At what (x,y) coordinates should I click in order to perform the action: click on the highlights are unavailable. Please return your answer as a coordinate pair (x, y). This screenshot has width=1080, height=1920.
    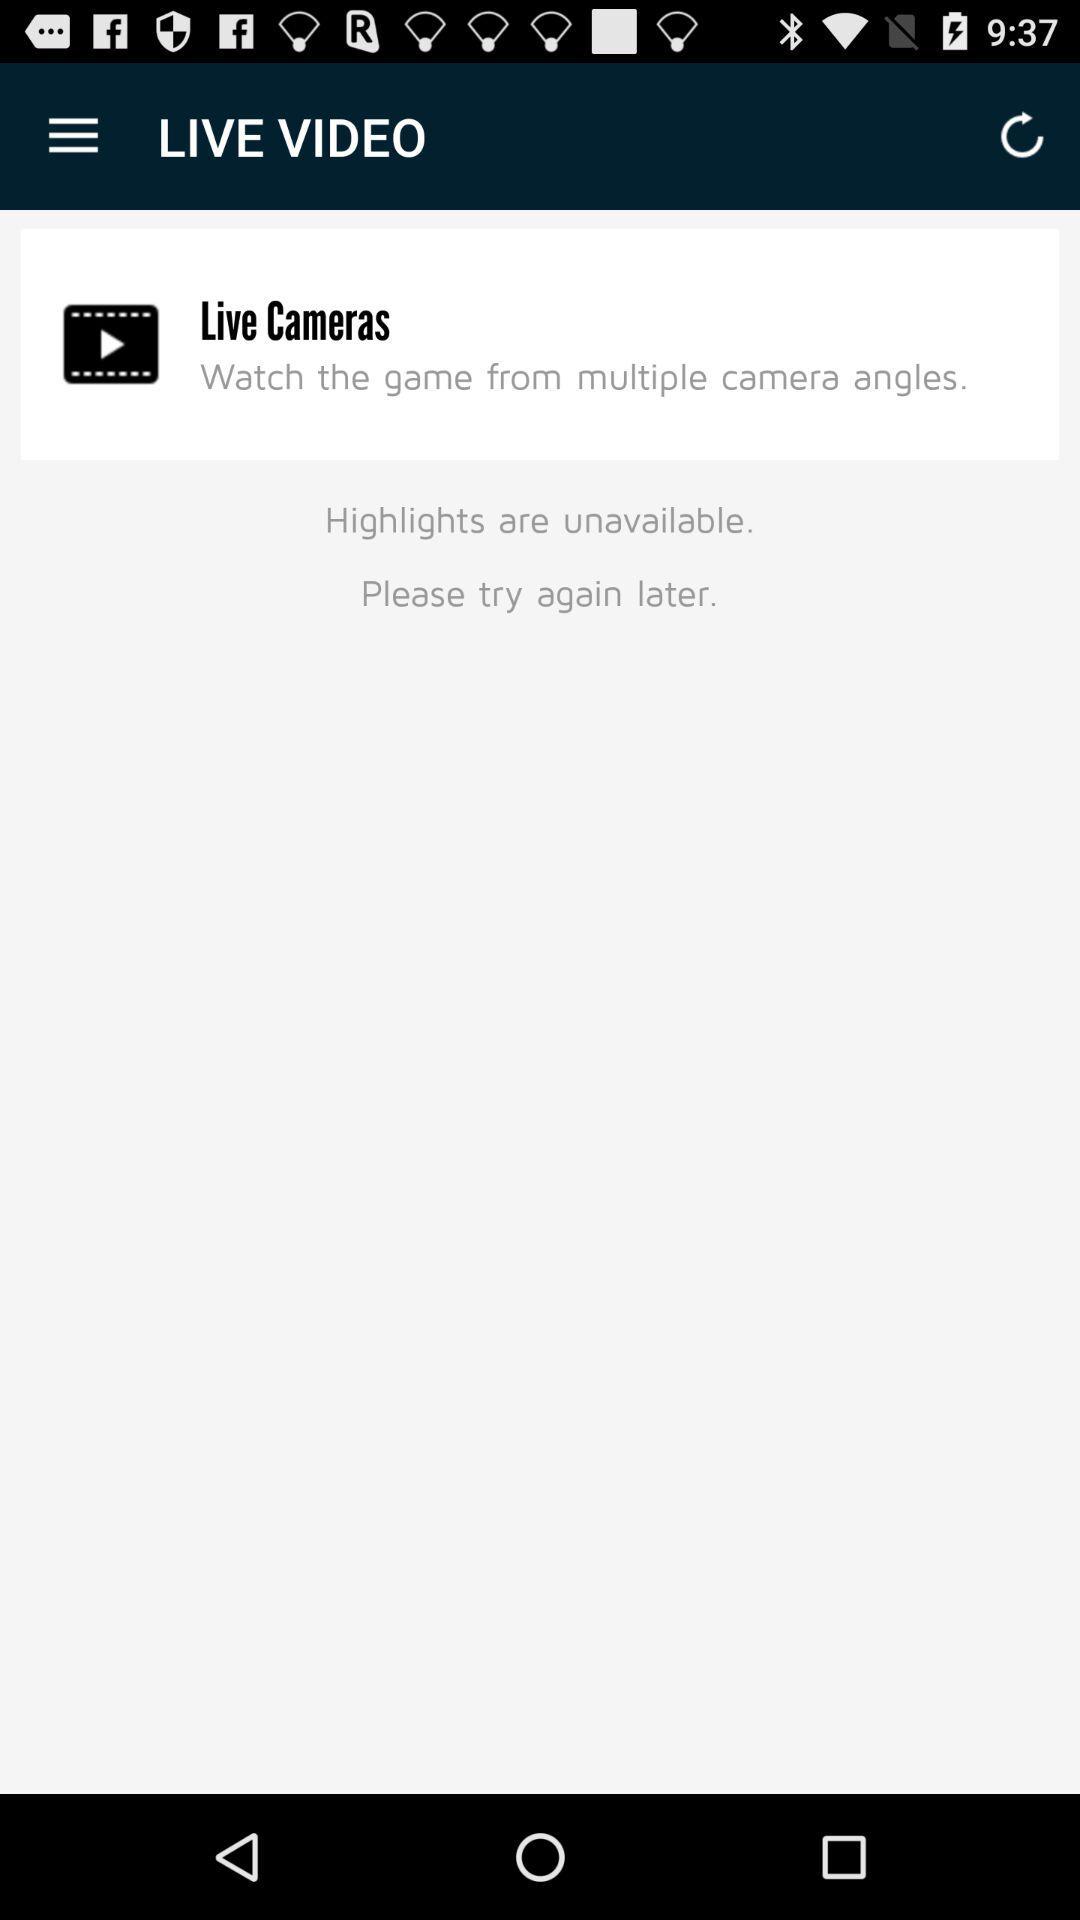
    Looking at the image, I should click on (540, 552).